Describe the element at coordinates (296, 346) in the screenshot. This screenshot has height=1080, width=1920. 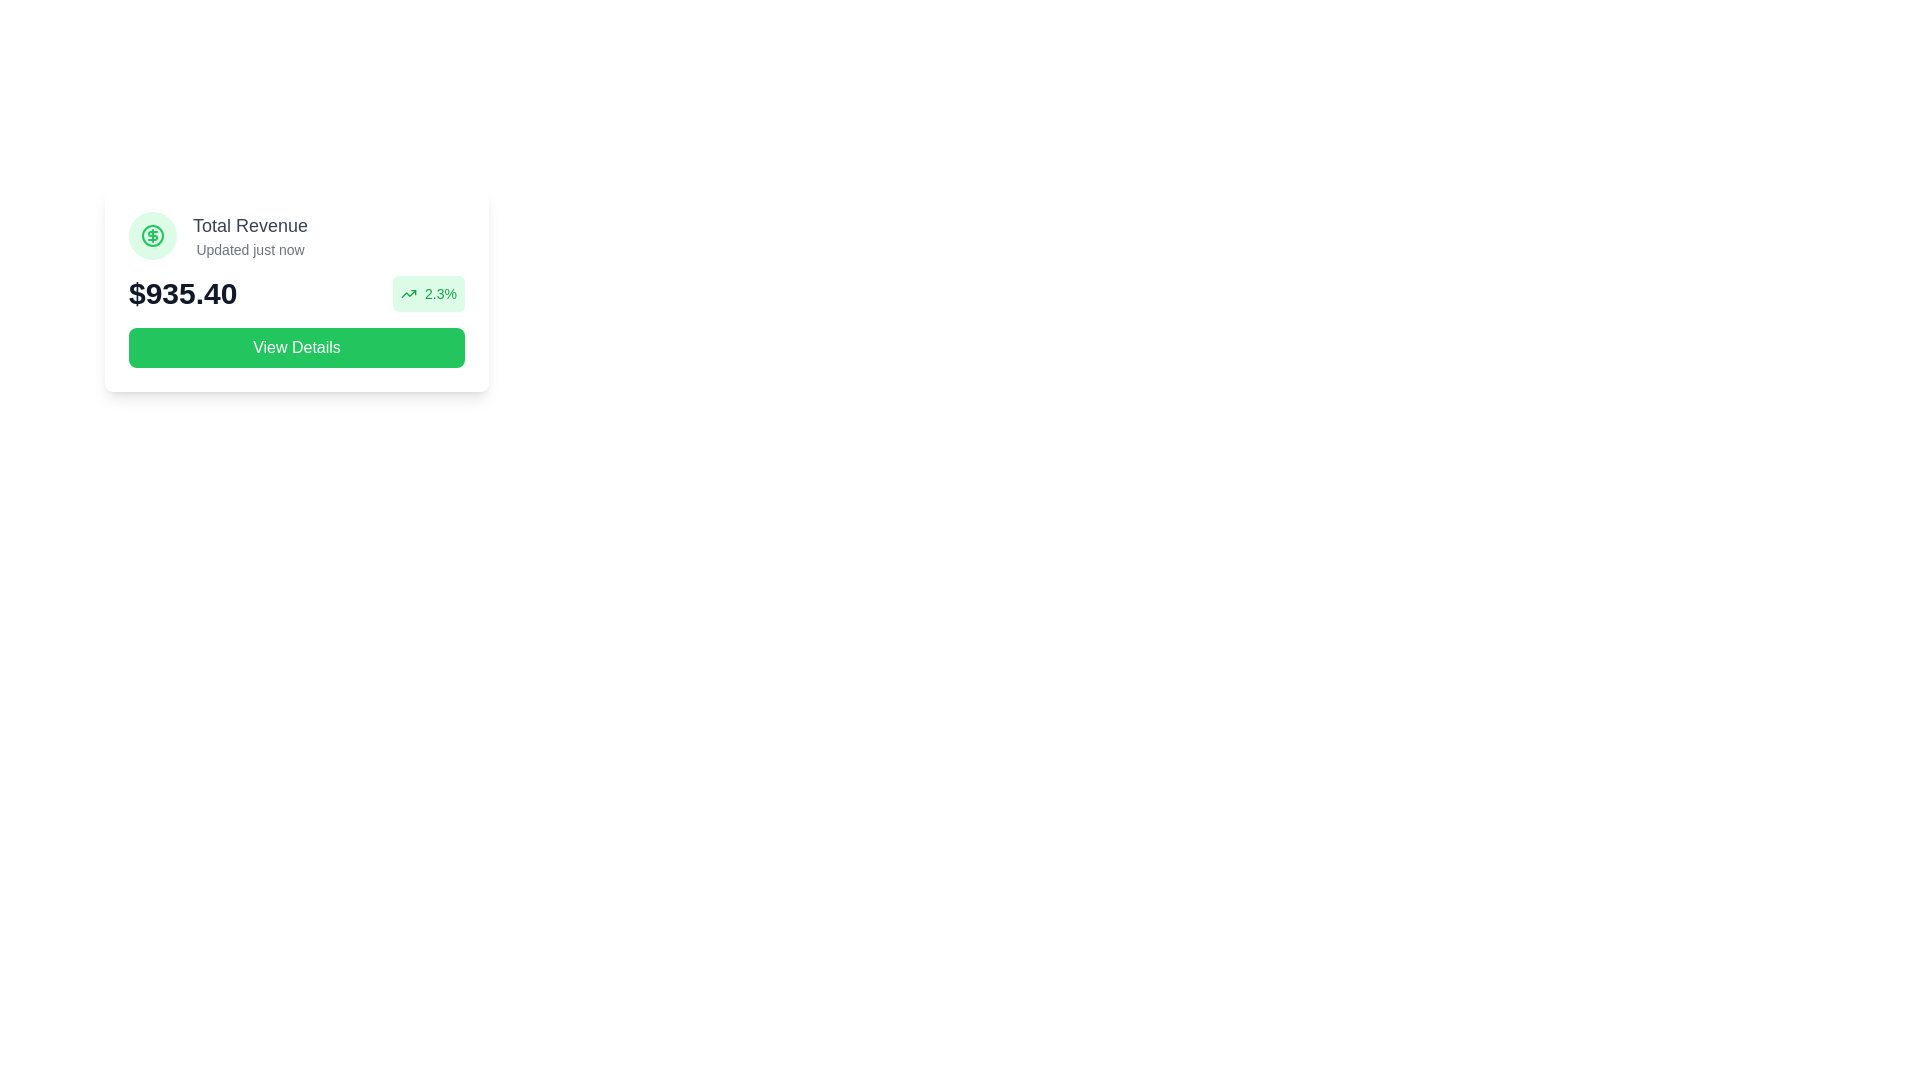
I see `the button located at the bottom of the card component` at that location.